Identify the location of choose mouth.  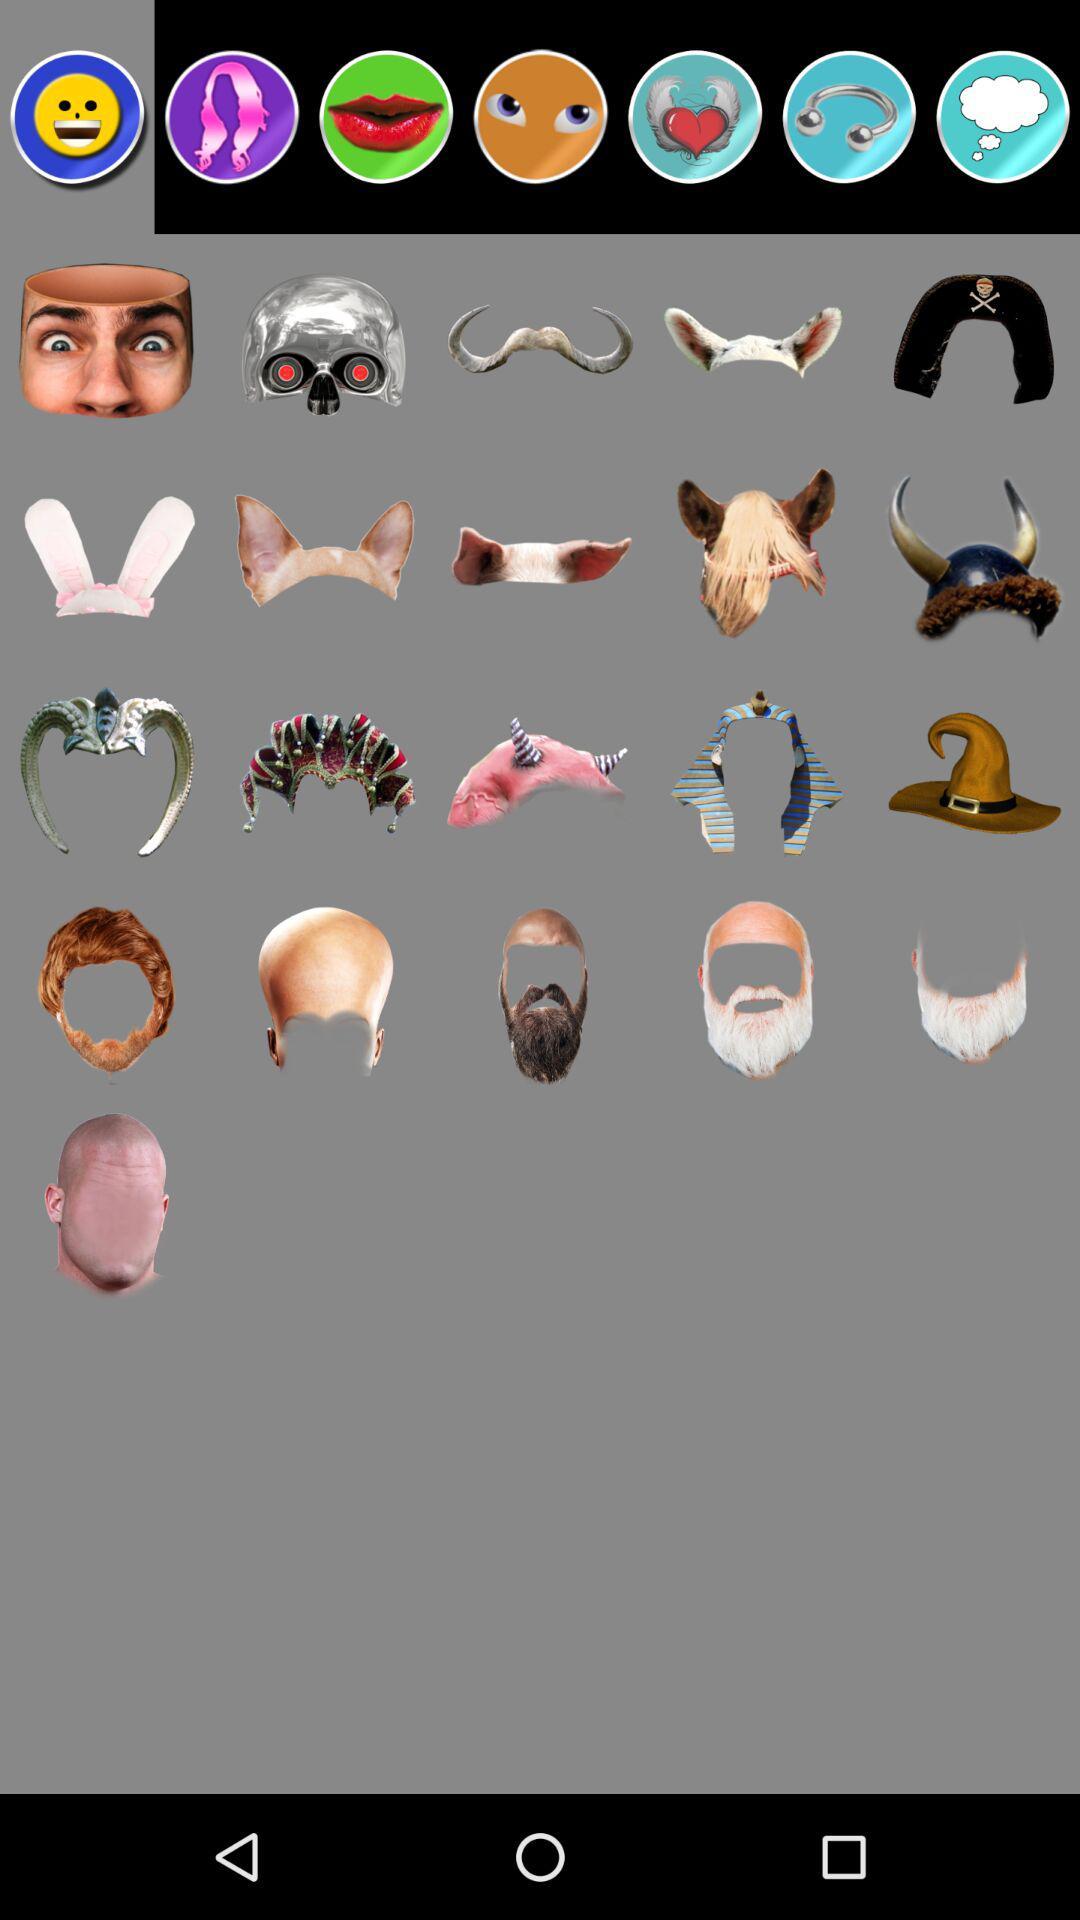
(386, 115).